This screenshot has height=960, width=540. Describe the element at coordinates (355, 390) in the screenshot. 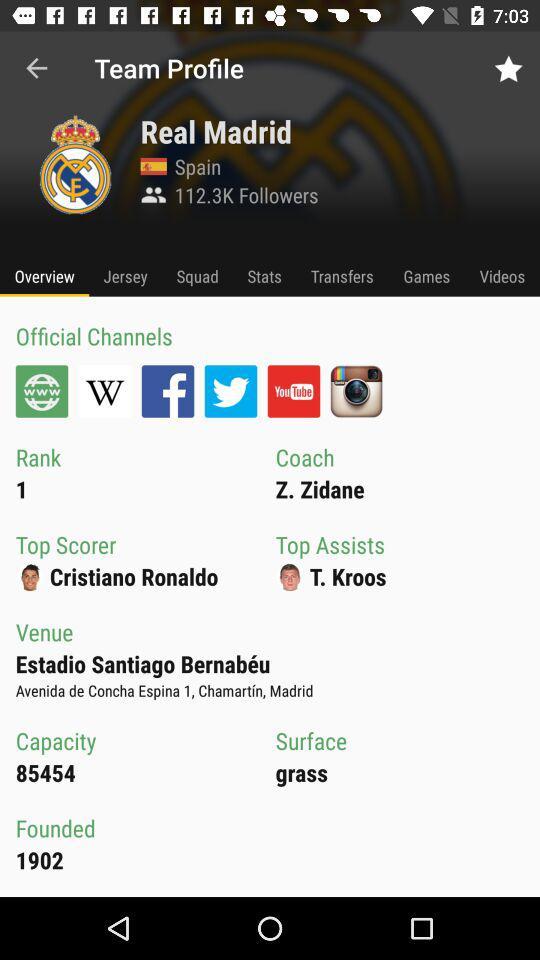

I see `upload your social media channel` at that location.